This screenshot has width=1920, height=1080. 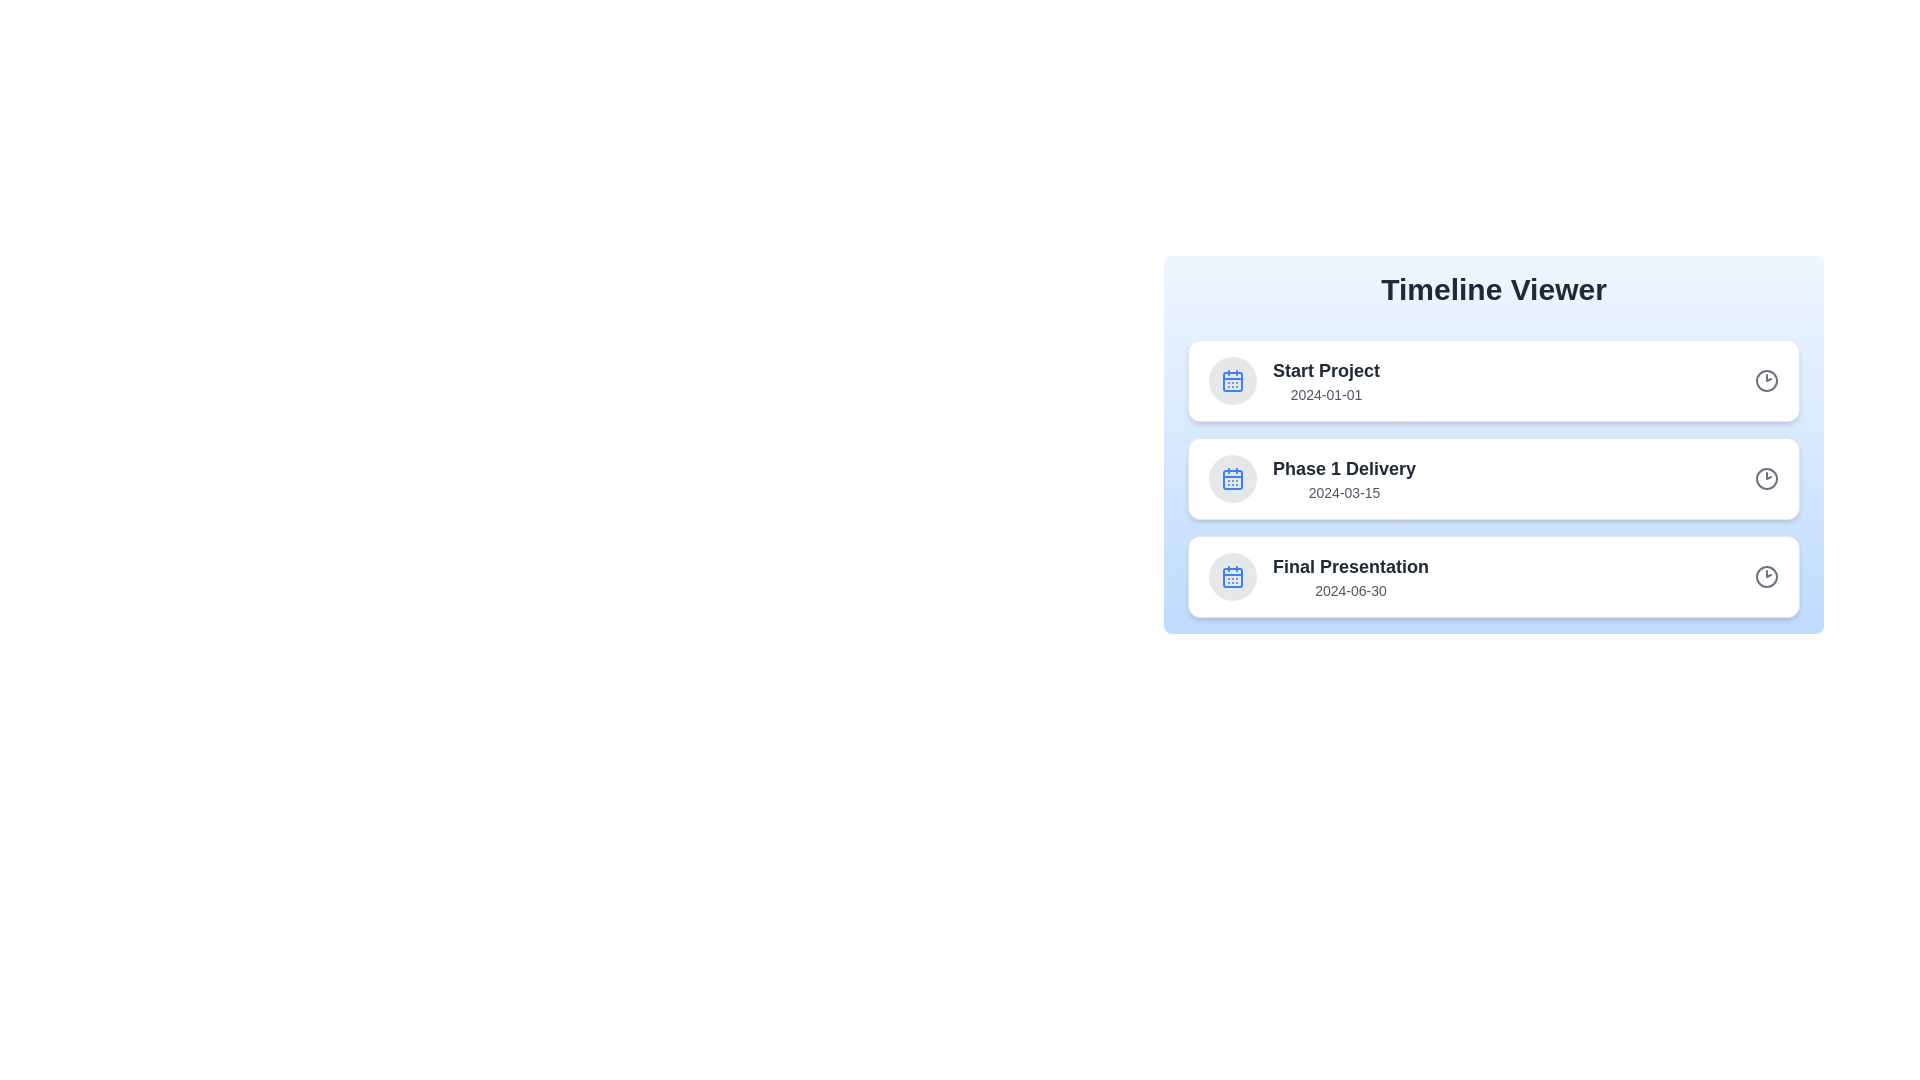 What do you see at coordinates (1344, 469) in the screenshot?
I see `the text label displaying 'Phase 1 Delivery', which is prominently styled in bold and larger font within the Timeline Viewer section` at bounding box center [1344, 469].